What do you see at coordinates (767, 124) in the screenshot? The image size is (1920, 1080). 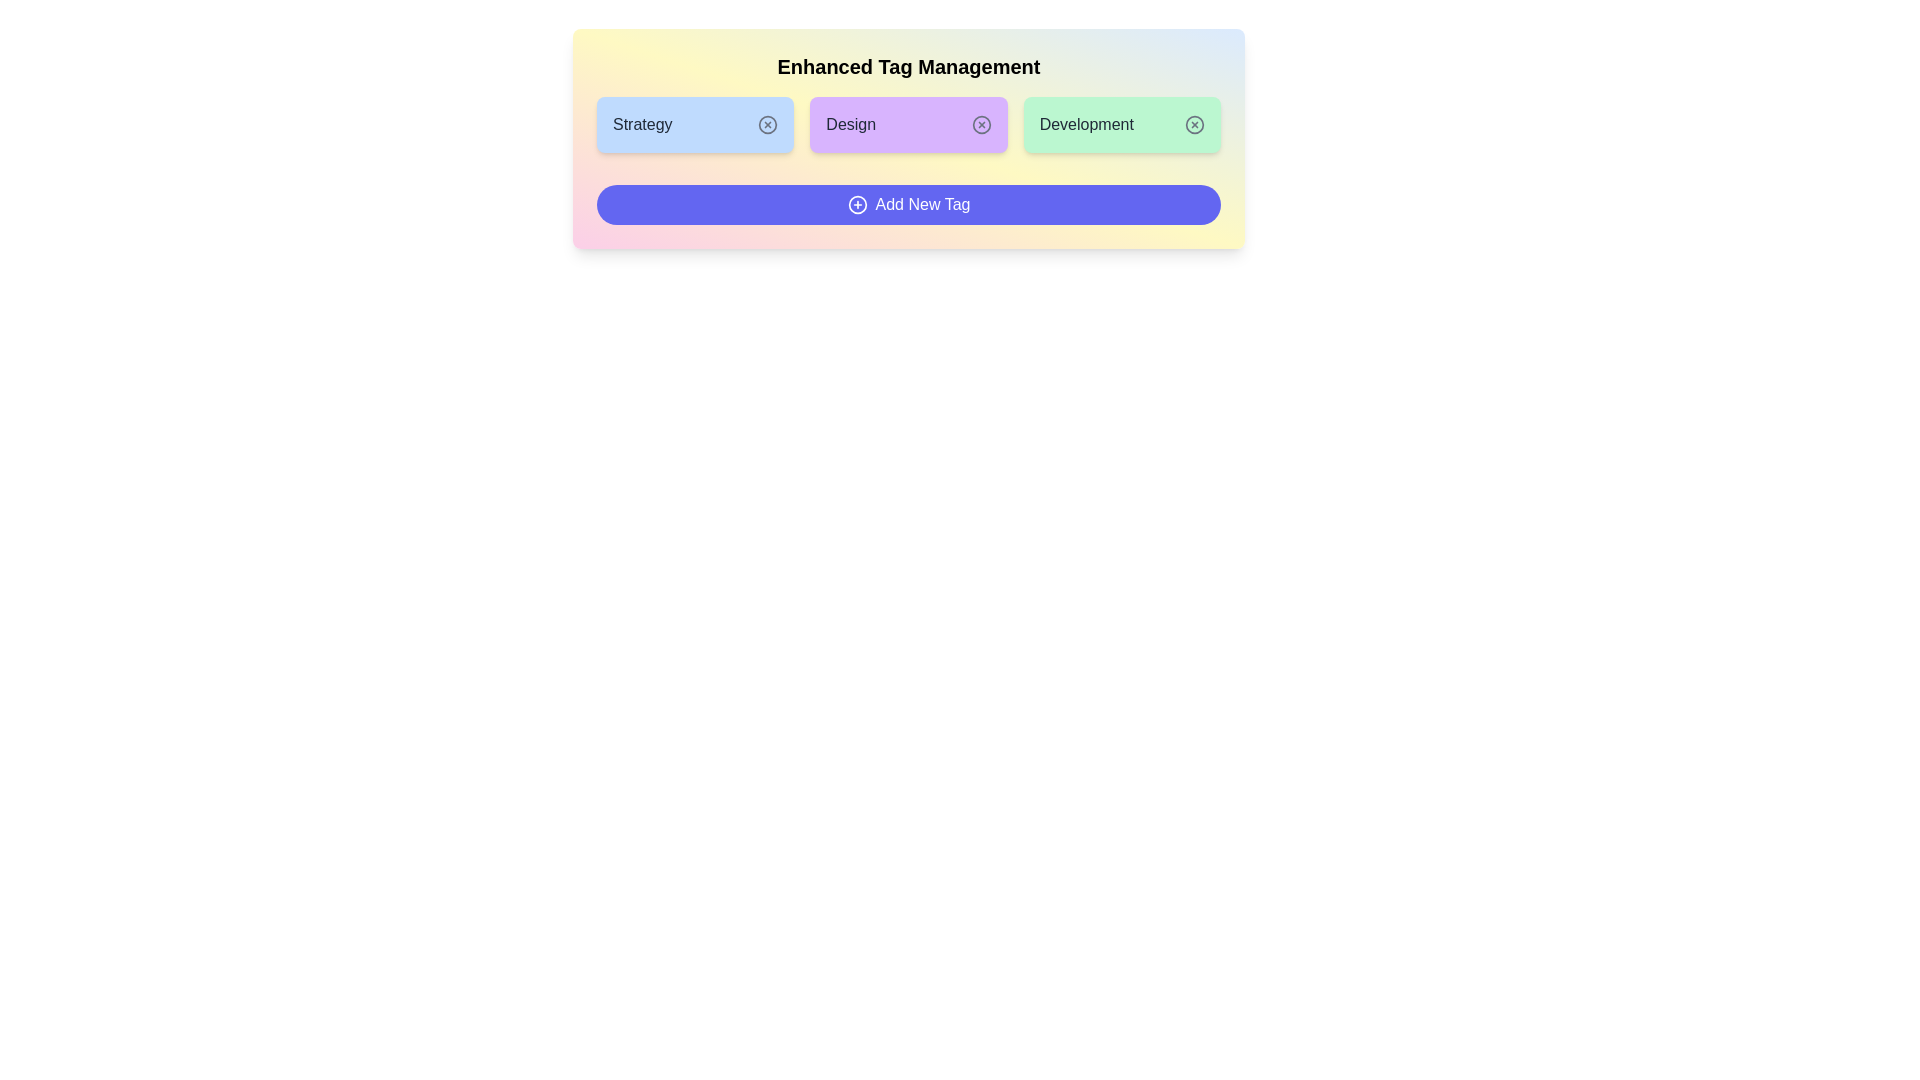 I see `the 'X' button of the tag labeled 'Strategy' to remove it` at bounding box center [767, 124].